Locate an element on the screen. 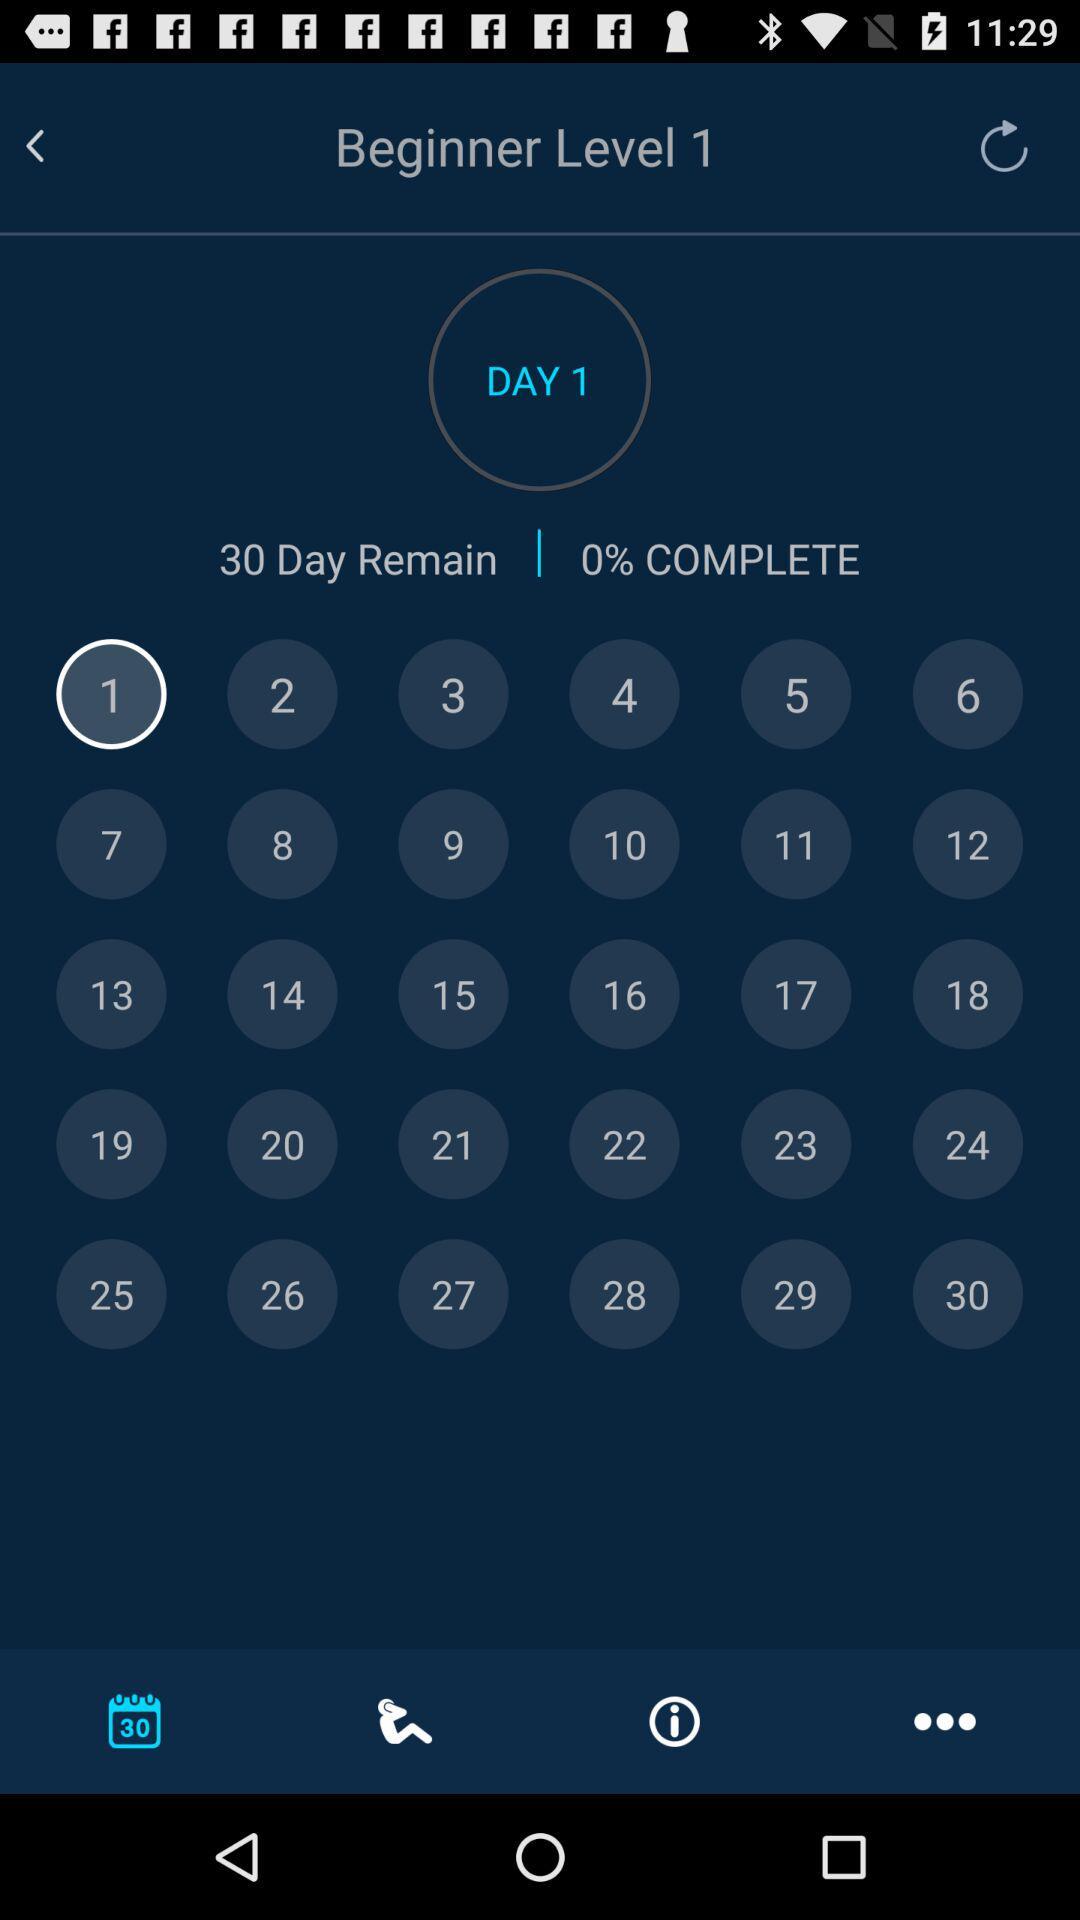 This screenshot has height=1920, width=1080. tap to choose the 18th day of the month is located at coordinates (966, 994).